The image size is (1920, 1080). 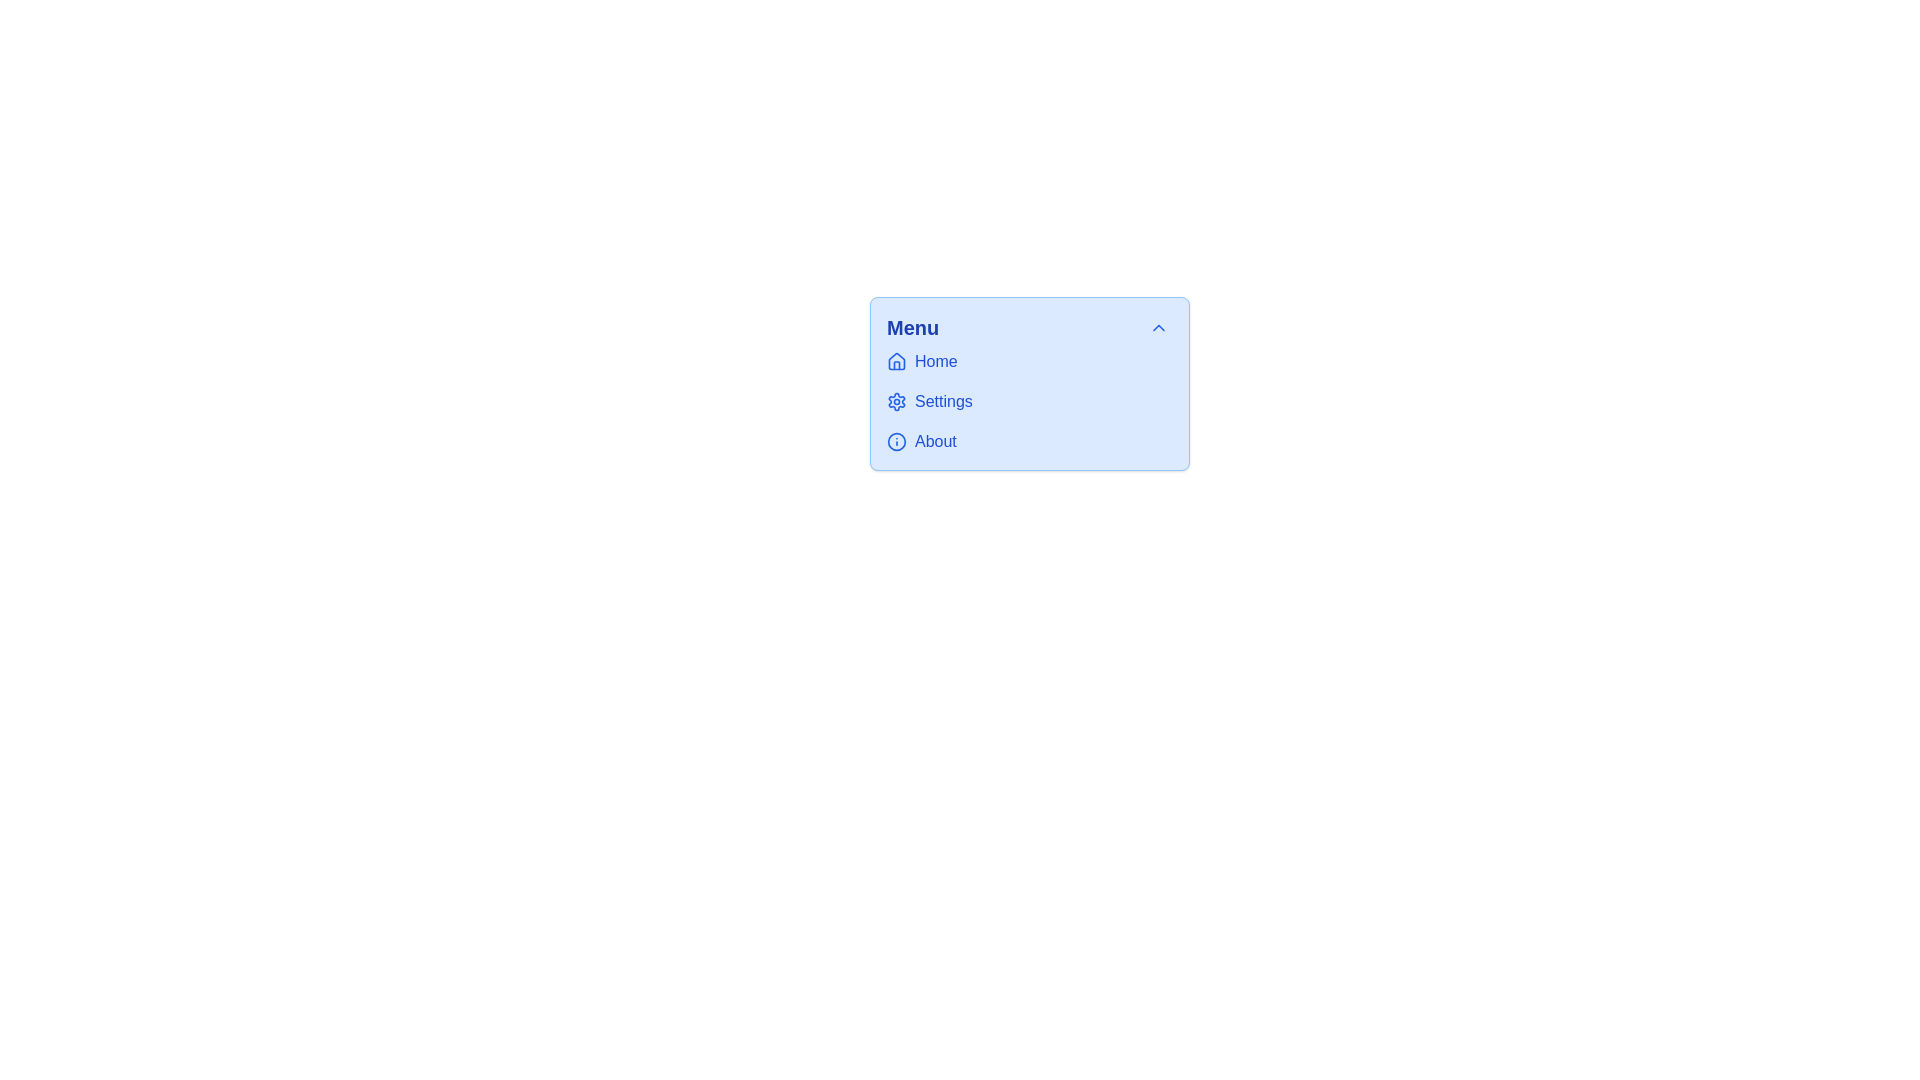 I want to click on the text label that identifies the first menu option, located to the right of the house-shaped icon in the vertical menu under 'Menu', so click(x=935, y=362).